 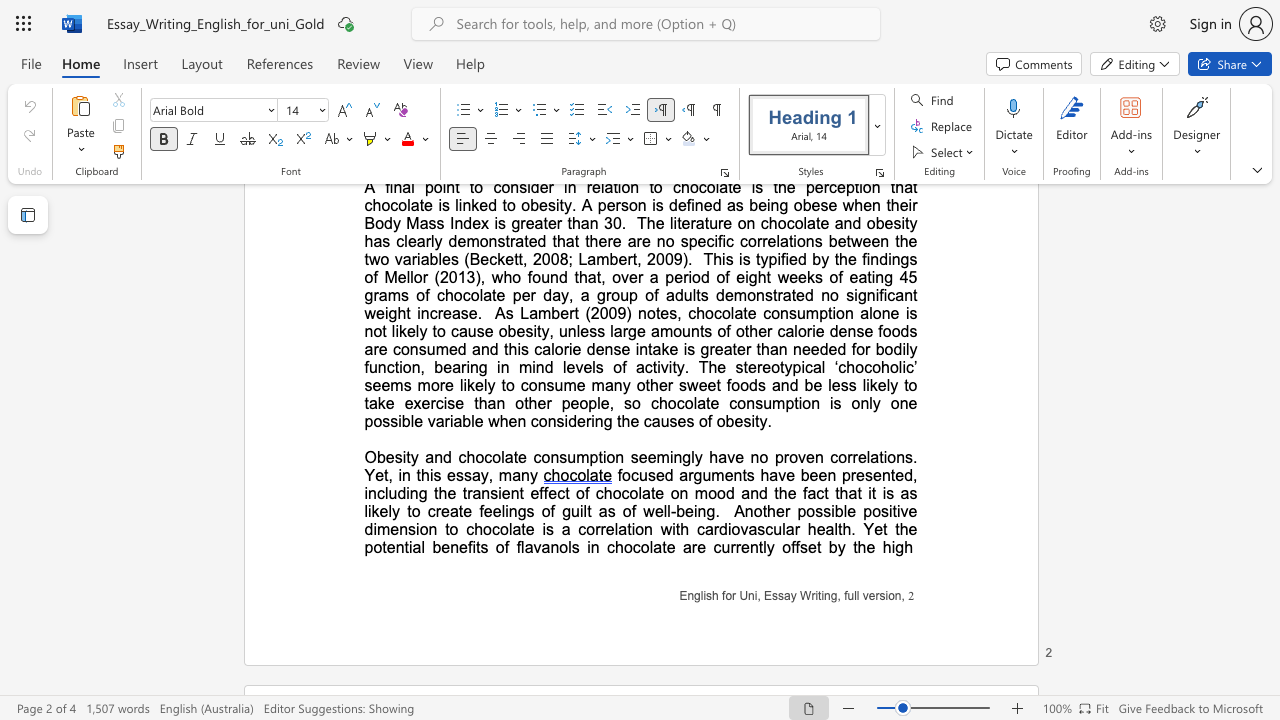 What do you see at coordinates (560, 528) in the screenshot?
I see `the subset text "a correlation with c" within the text "Another possible positive dimension to chocolate is a correlation with cardiovascular health. Yet the potential benefits of flavanols in chocolate are currently offset by the high"` at bounding box center [560, 528].